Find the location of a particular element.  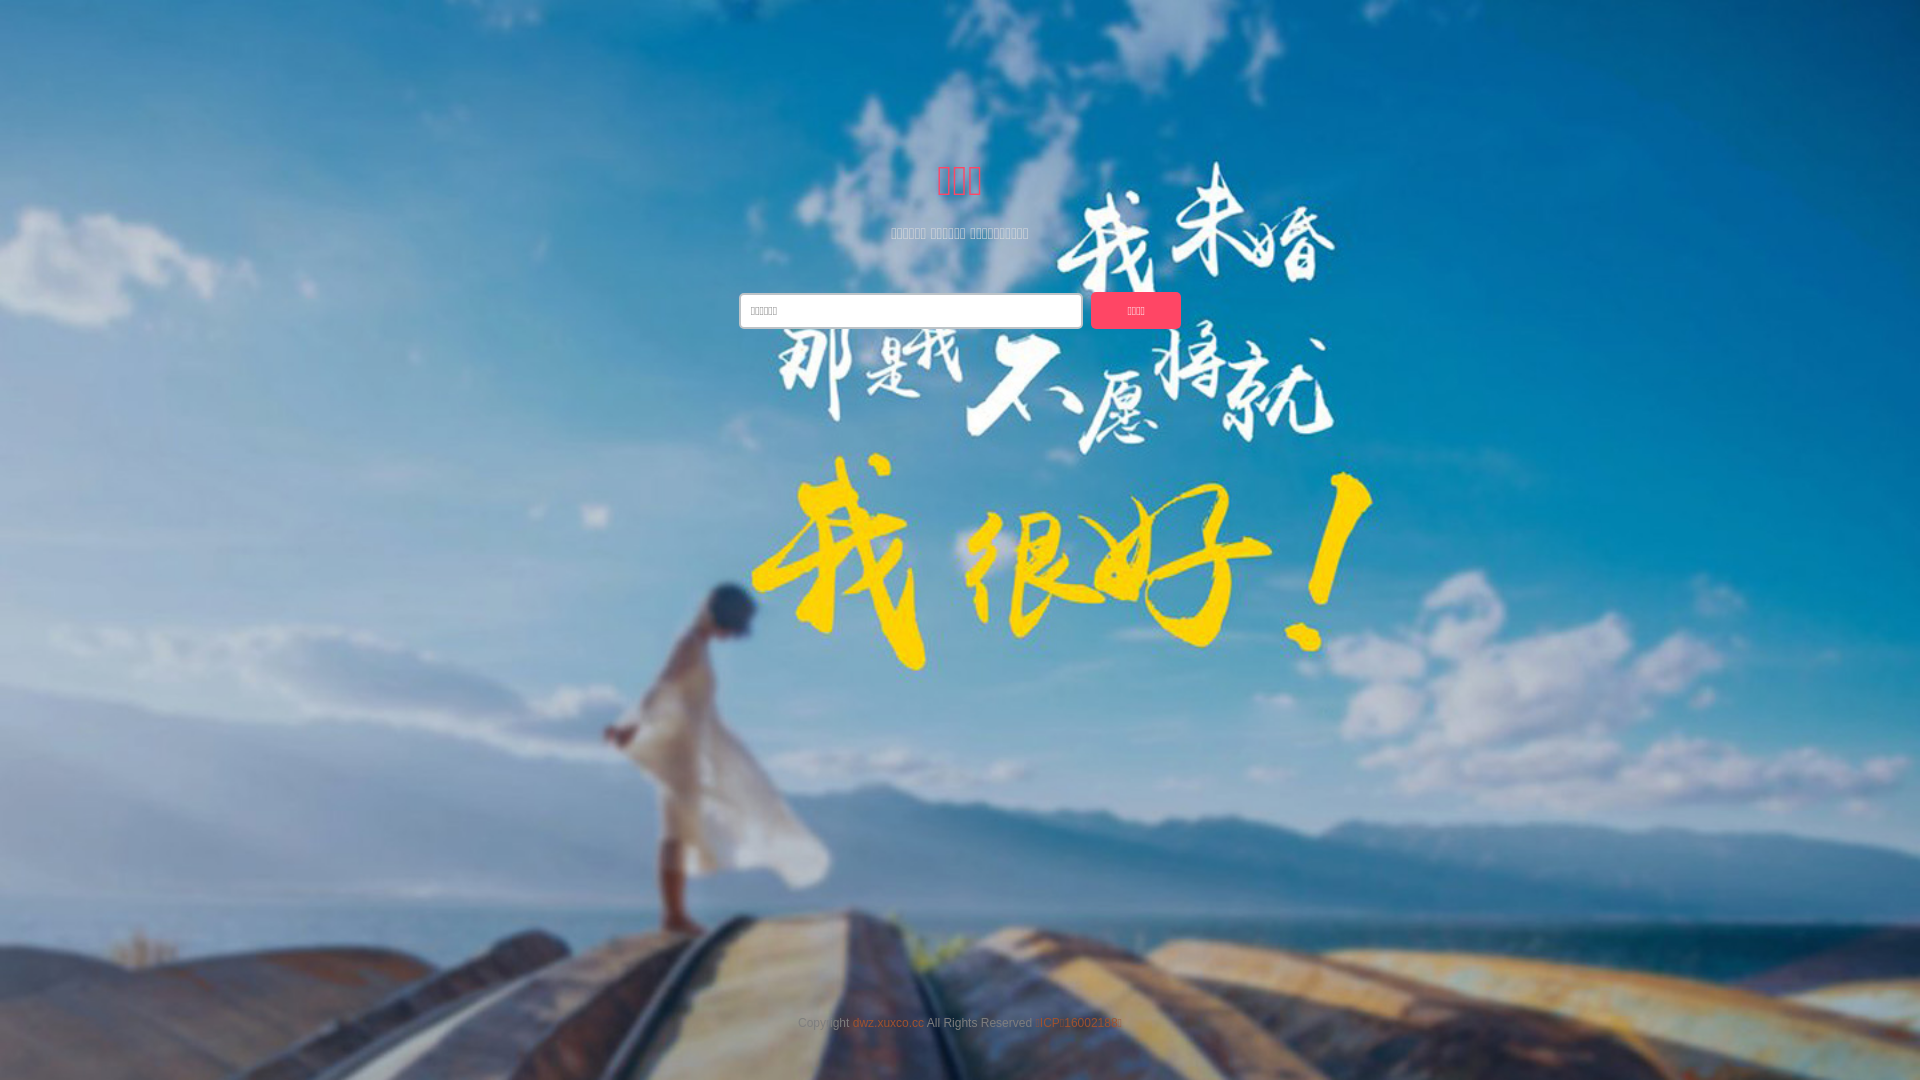

'dwz.xuxco.cc' is located at coordinates (887, 1022).